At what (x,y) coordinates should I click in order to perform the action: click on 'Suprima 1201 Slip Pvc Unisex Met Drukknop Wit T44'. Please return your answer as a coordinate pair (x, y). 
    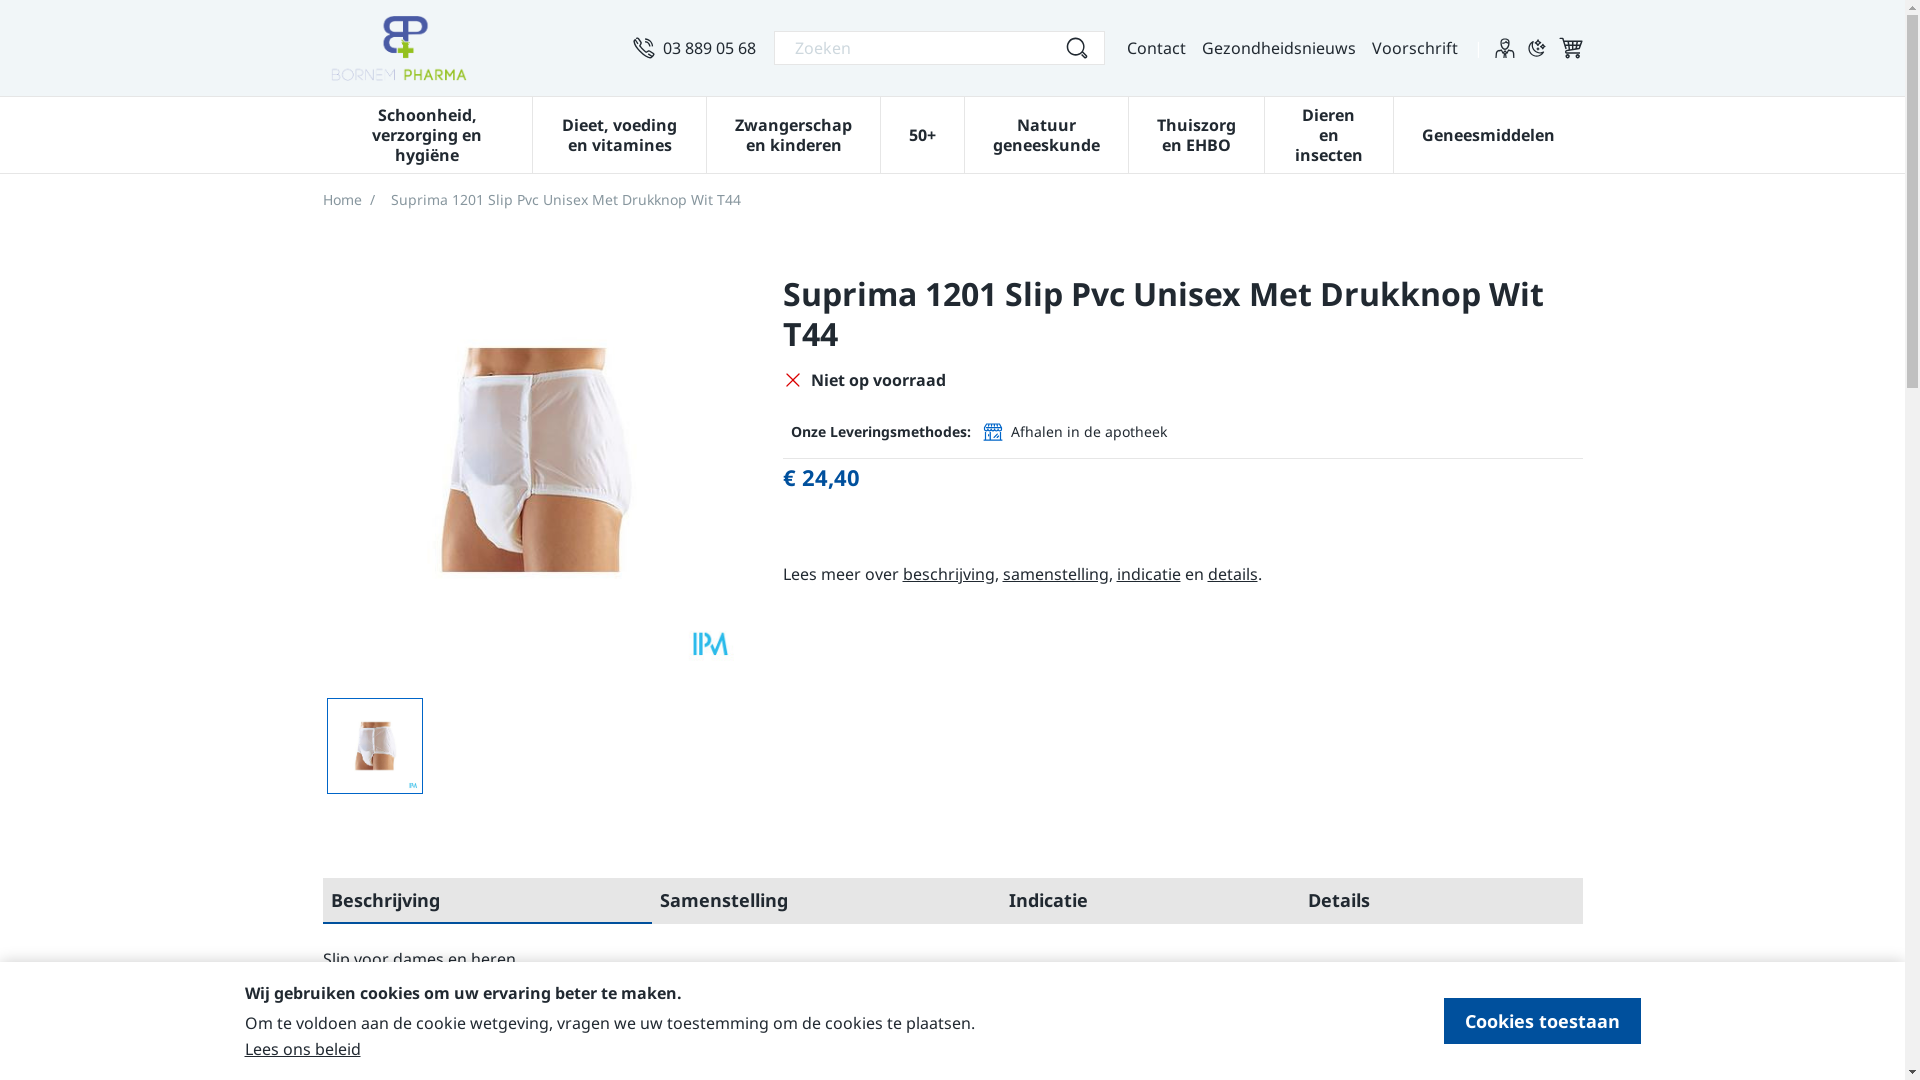
    Looking at the image, I should click on (374, 745).